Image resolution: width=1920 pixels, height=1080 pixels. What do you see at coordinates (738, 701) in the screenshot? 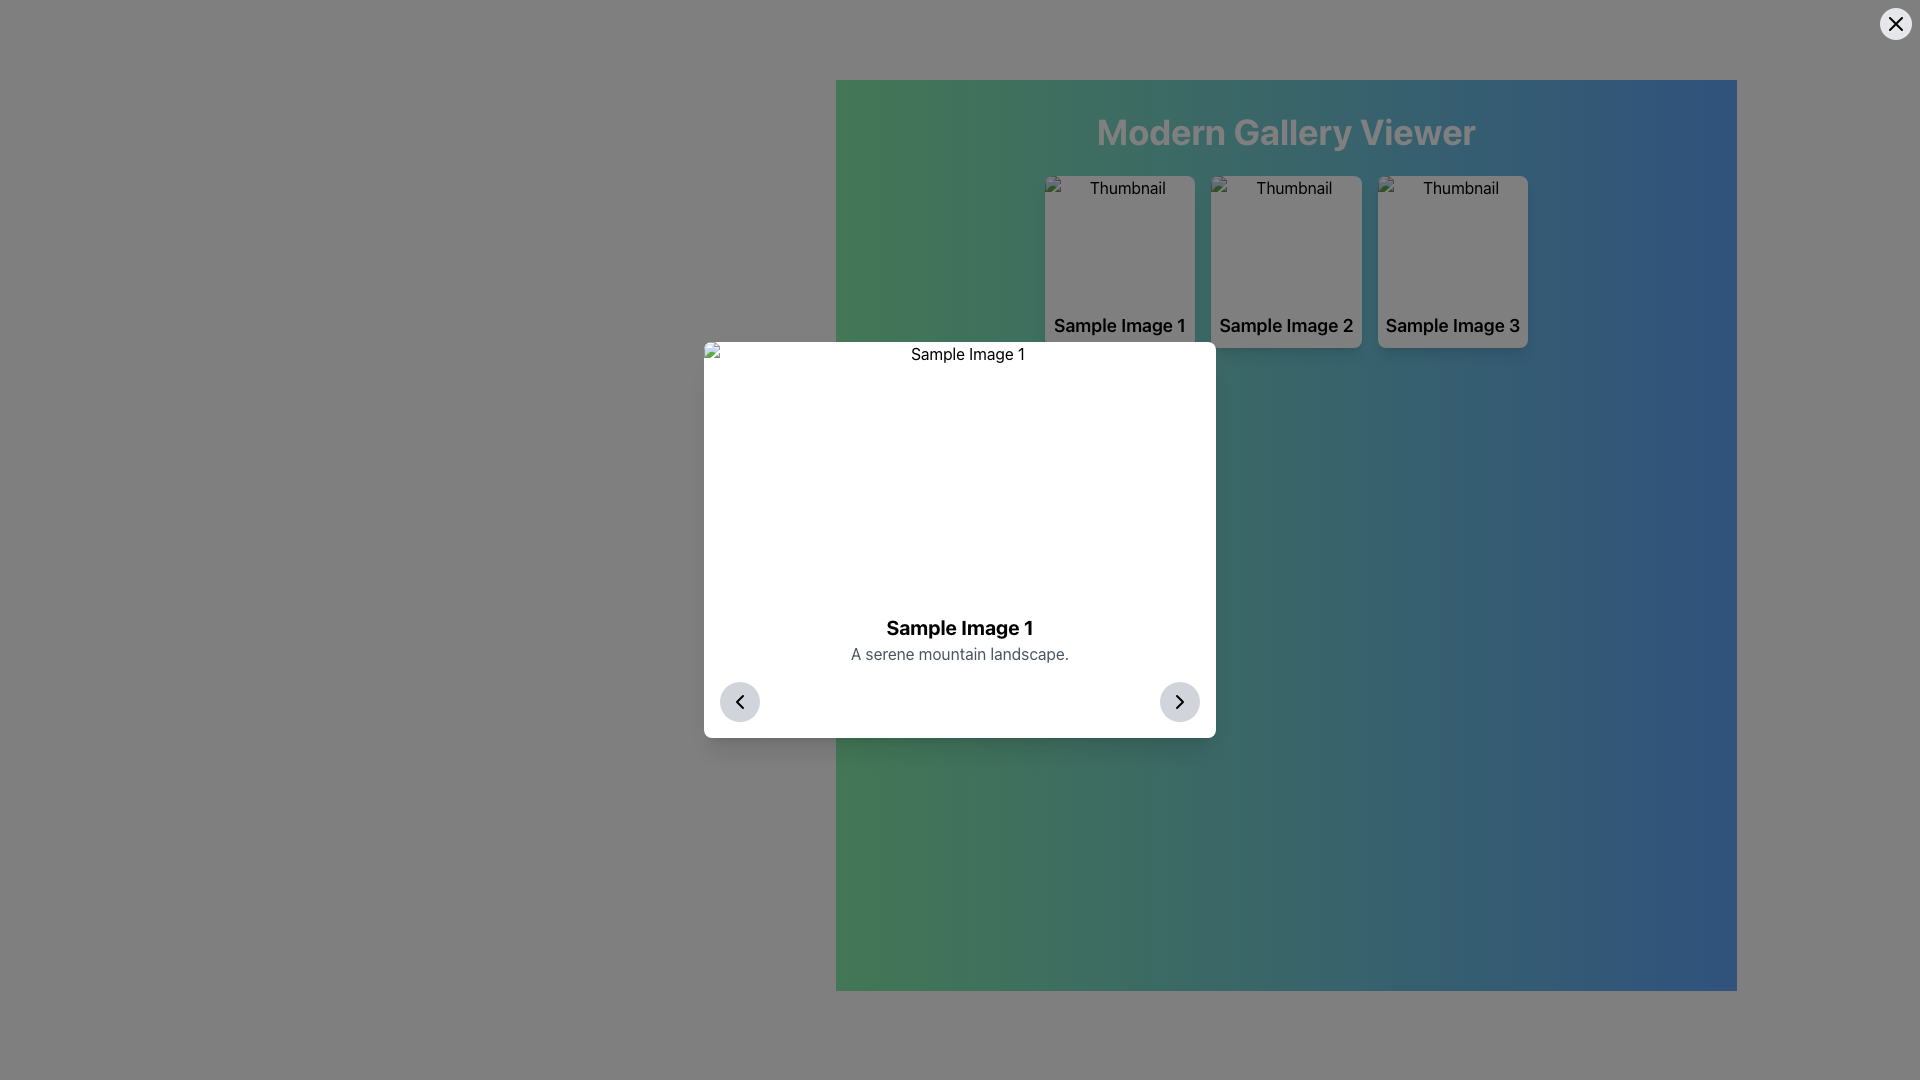
I see `the 'previous' navigation button located in the bottom-left corner of the pop-up window that displays details about 'Sample Image 1'` at bounding box center [738, 701].